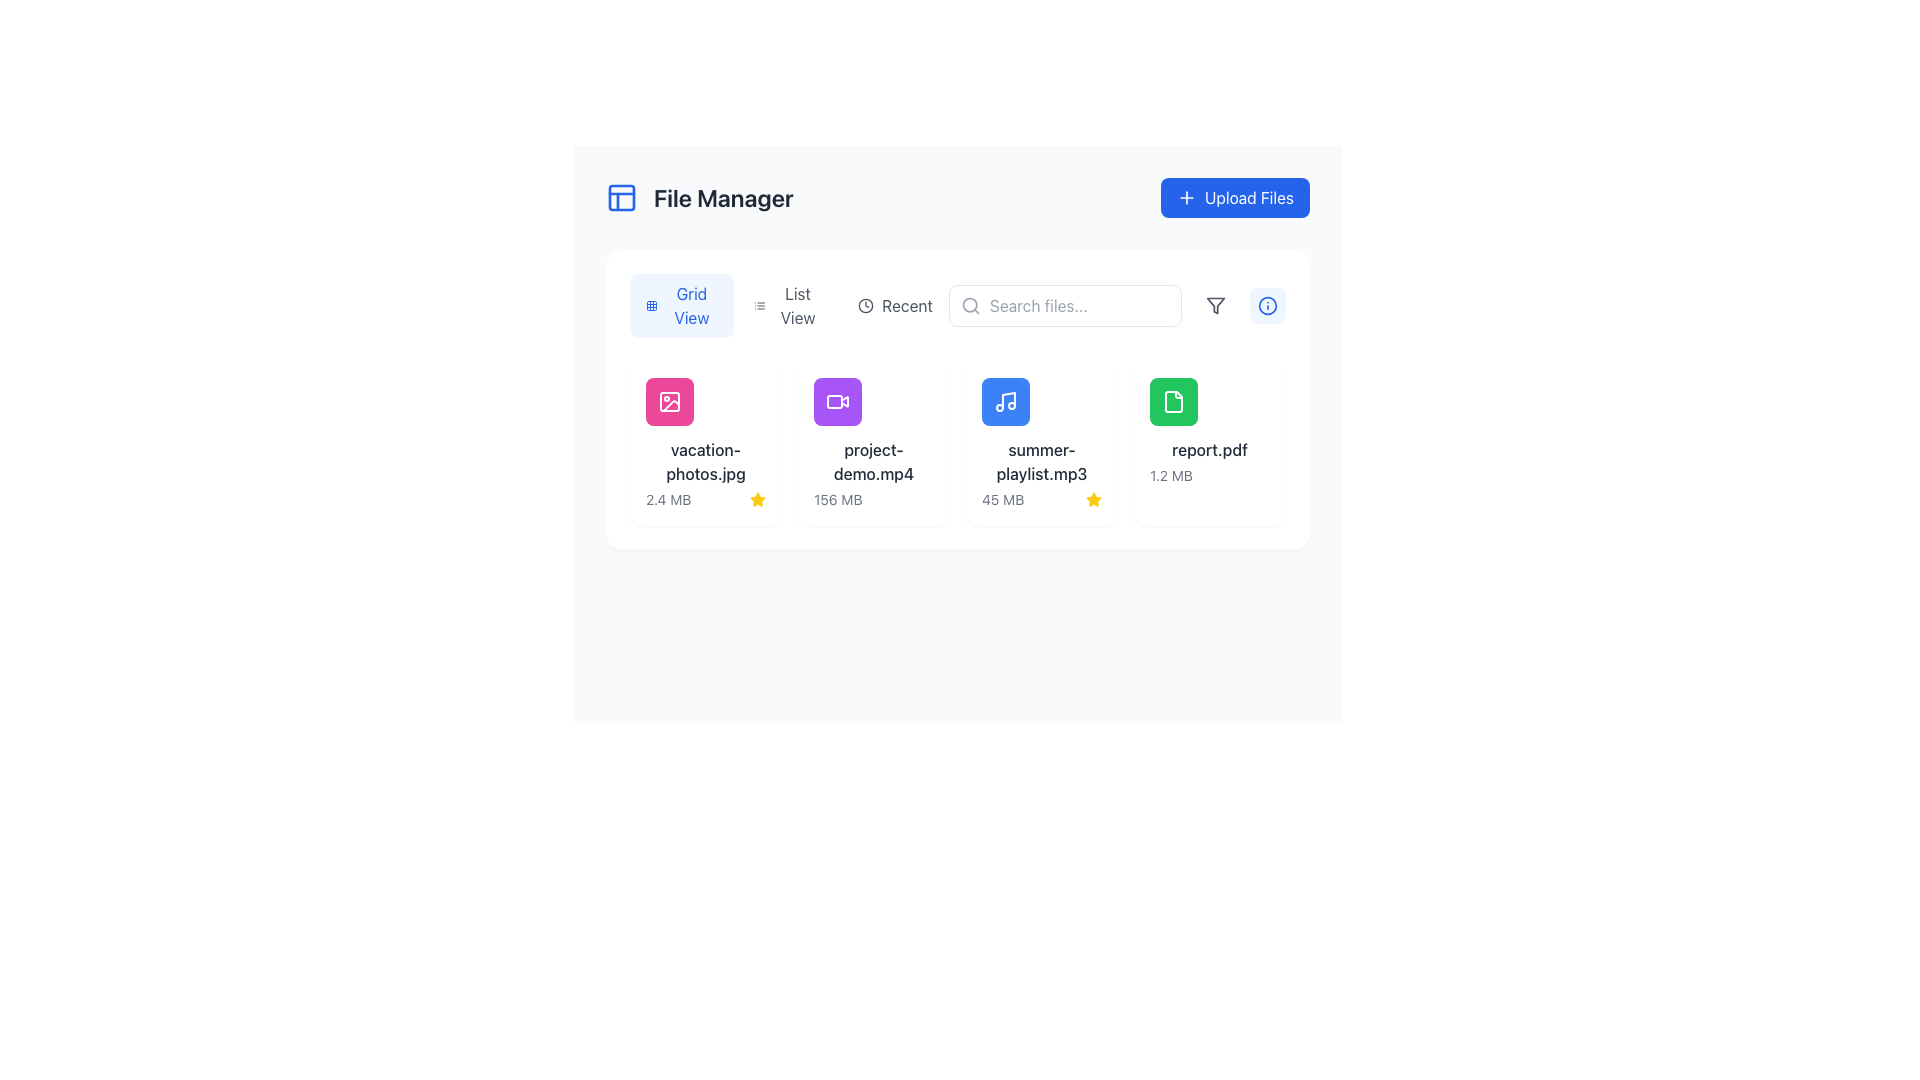 This screenshot has width=1920, height=1080. Describe the element at coordinates (1006, 401) in the screenshot. I see `the audio file icon labeled 'summer-playlist.mp3' located within the third card of the file manager interface` at that location.